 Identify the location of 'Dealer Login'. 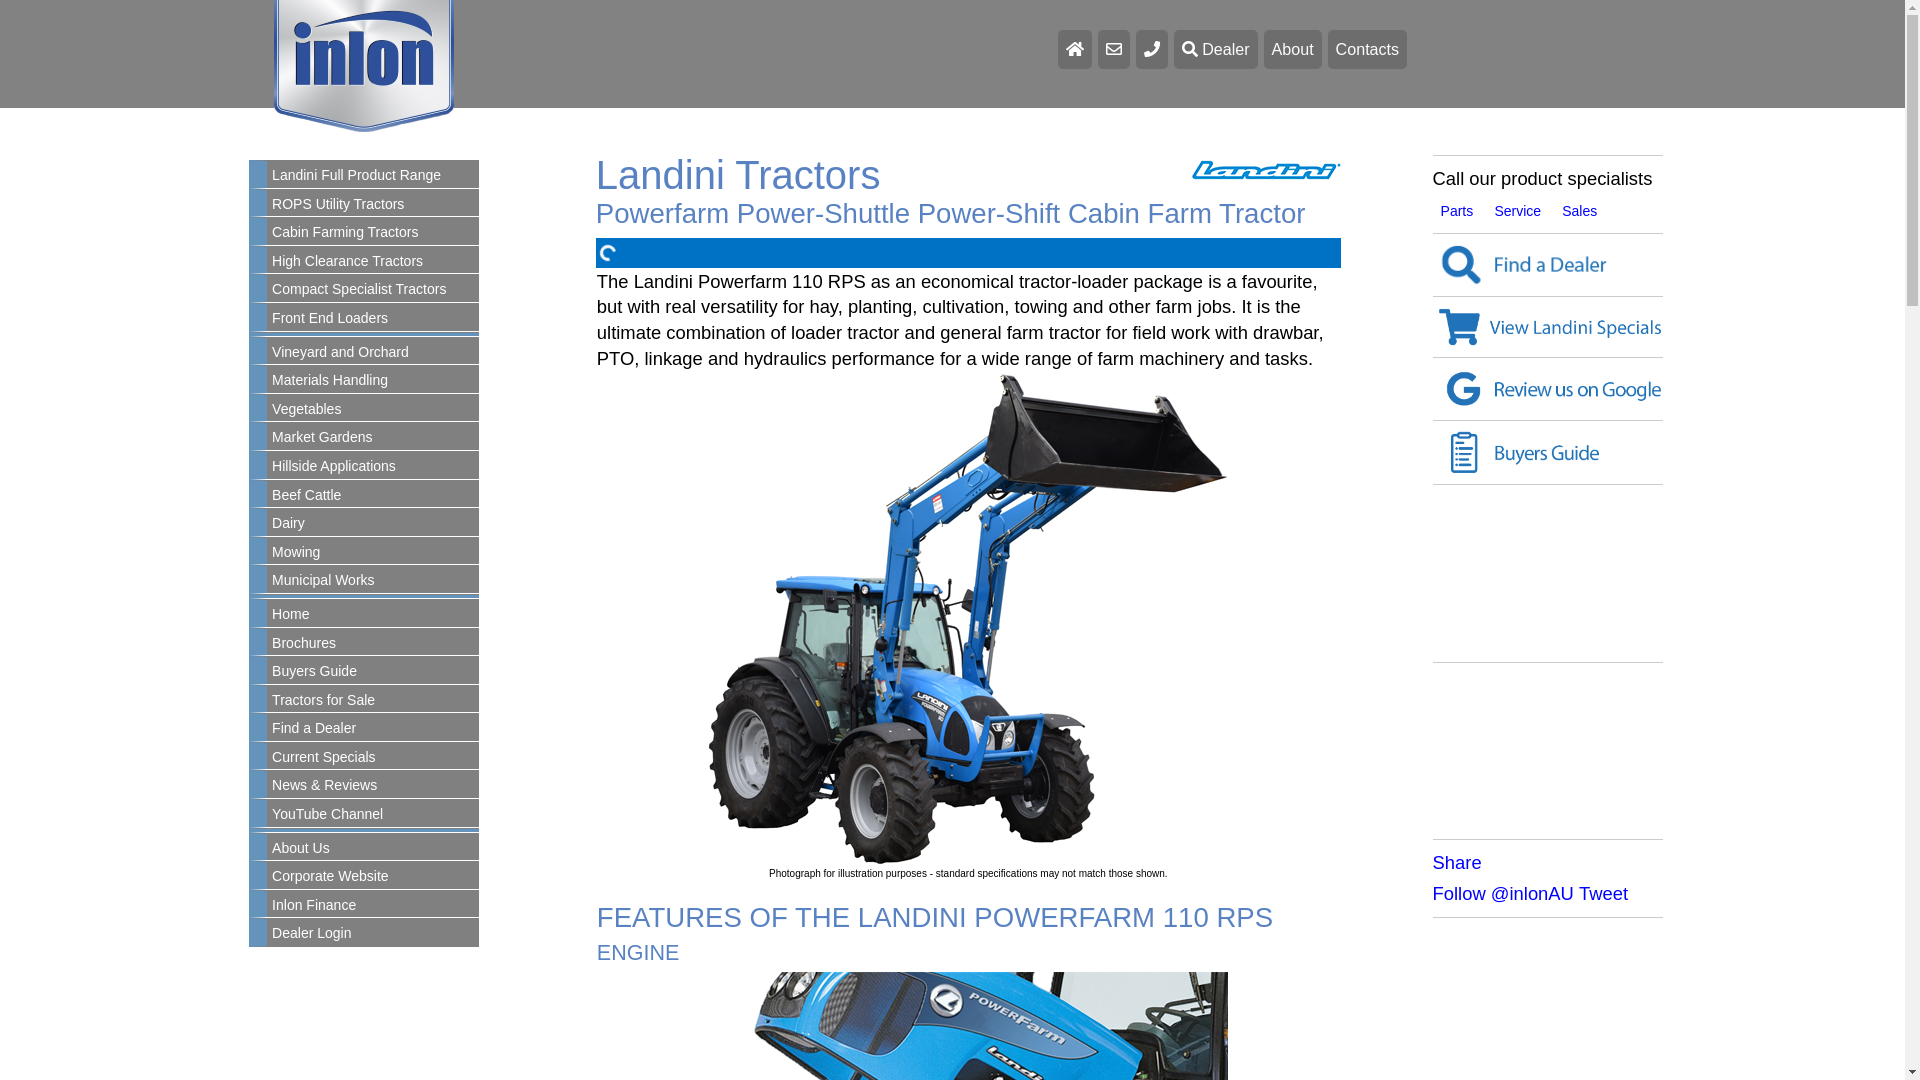
(373, 933).